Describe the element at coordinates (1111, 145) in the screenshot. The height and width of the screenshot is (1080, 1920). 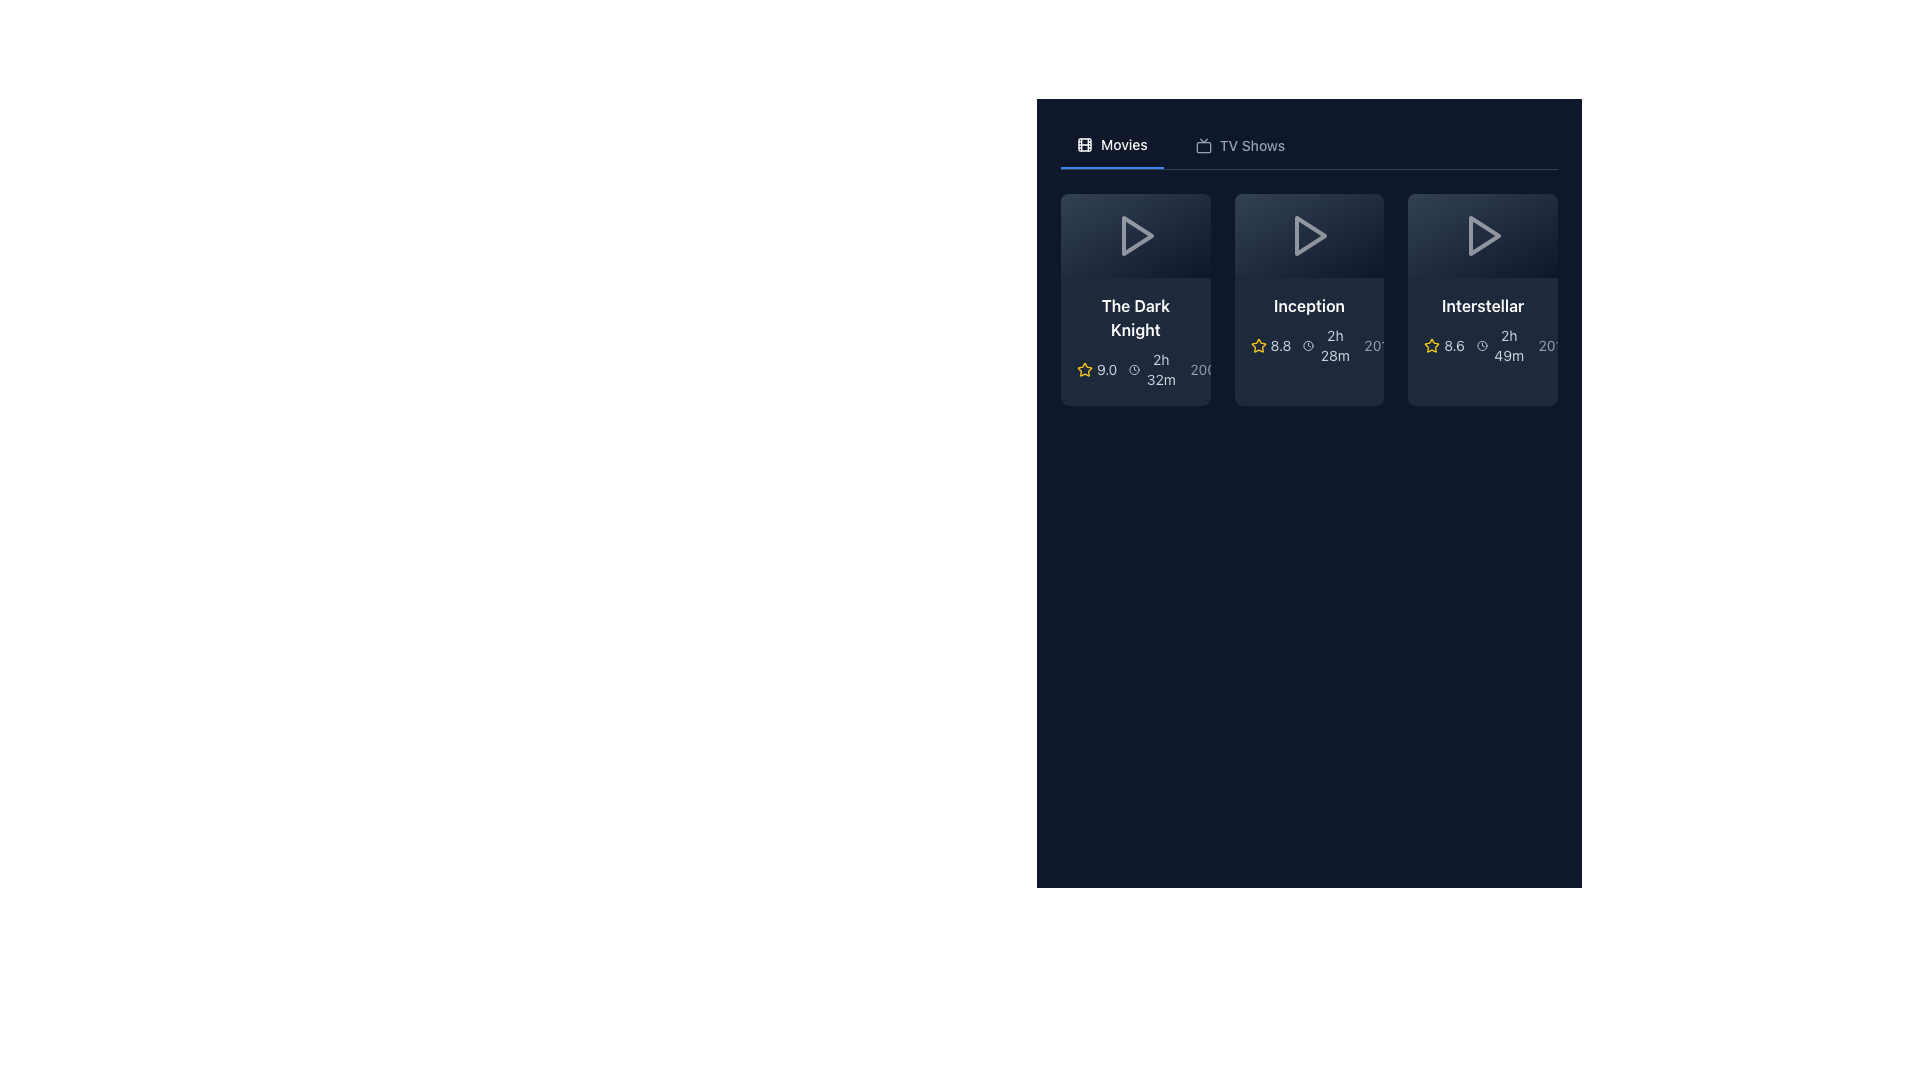
I see `the 'Movies' navigation tab located in the top navigation bar` at that location.